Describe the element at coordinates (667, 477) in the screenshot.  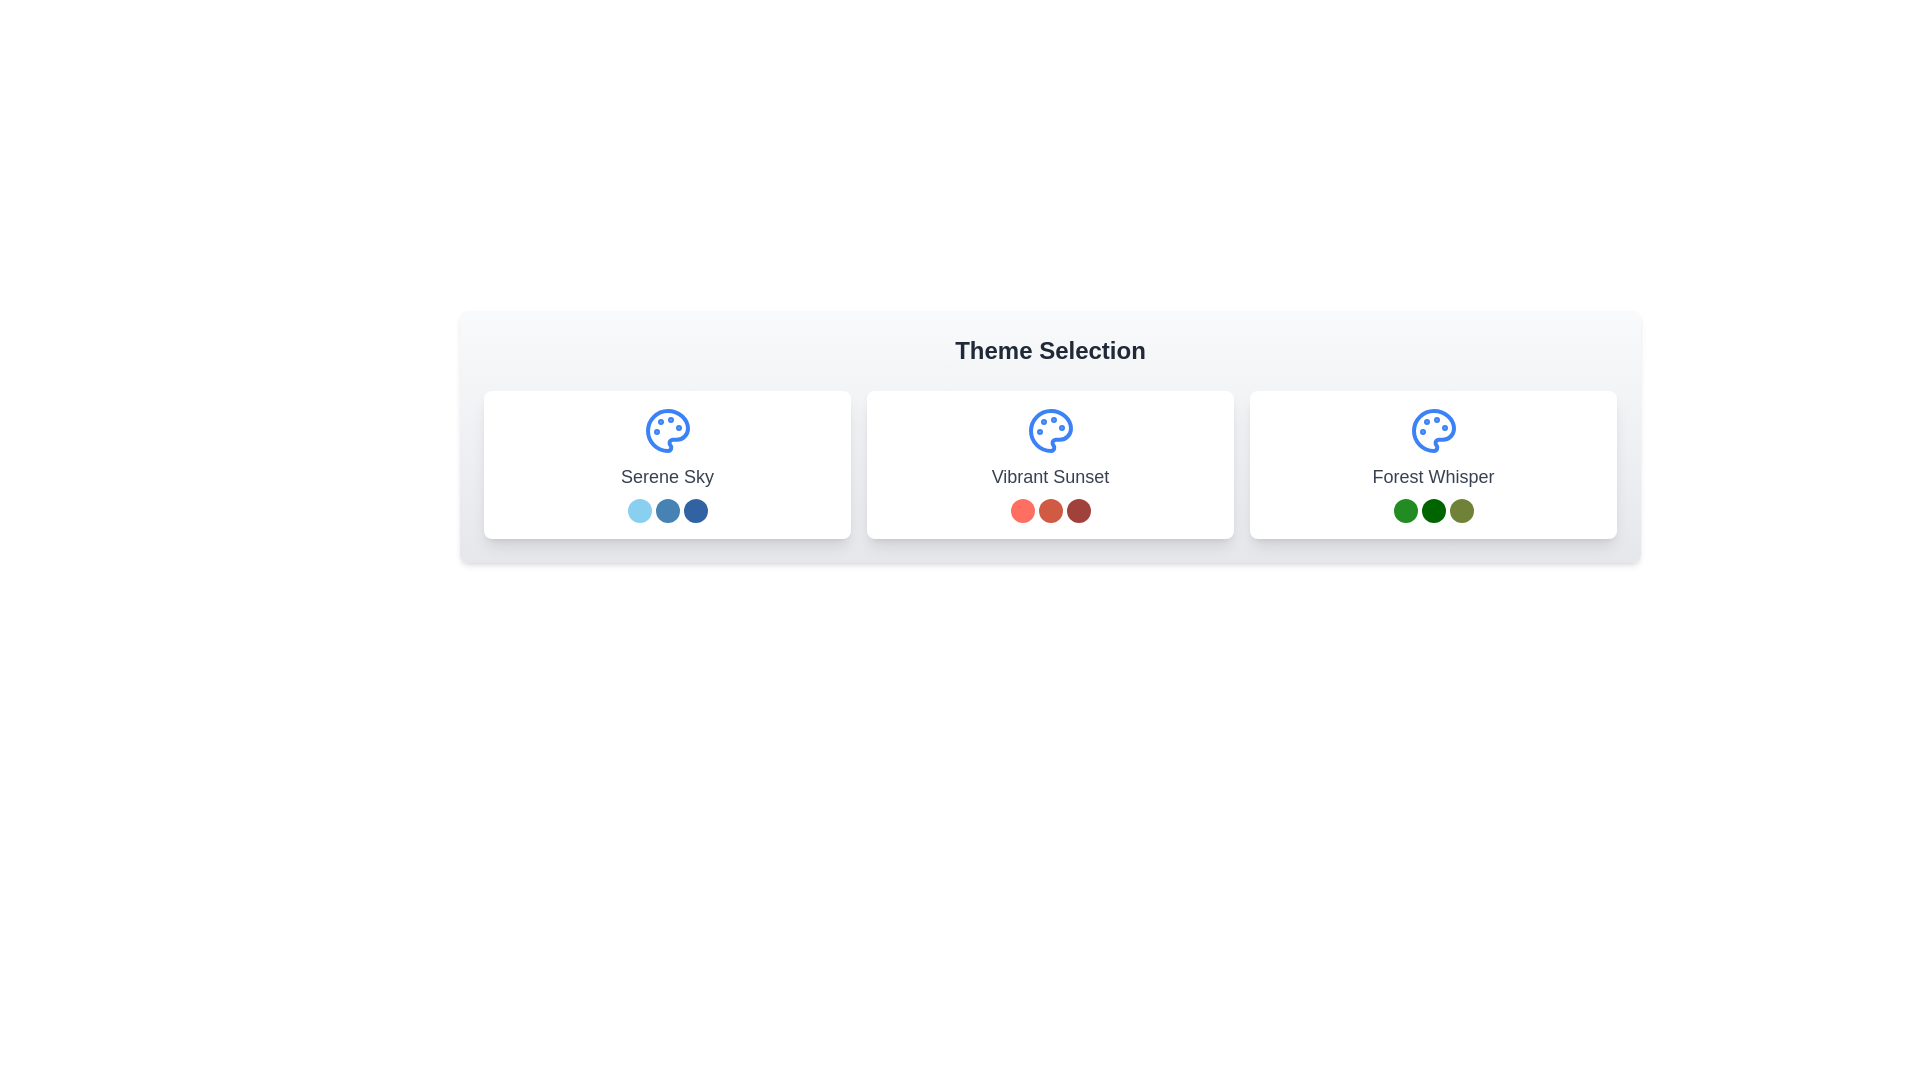
I see `text label displaying 'Serene Sky', which is centrally aligned within its card component, located below a blue color palette icon` at that location.